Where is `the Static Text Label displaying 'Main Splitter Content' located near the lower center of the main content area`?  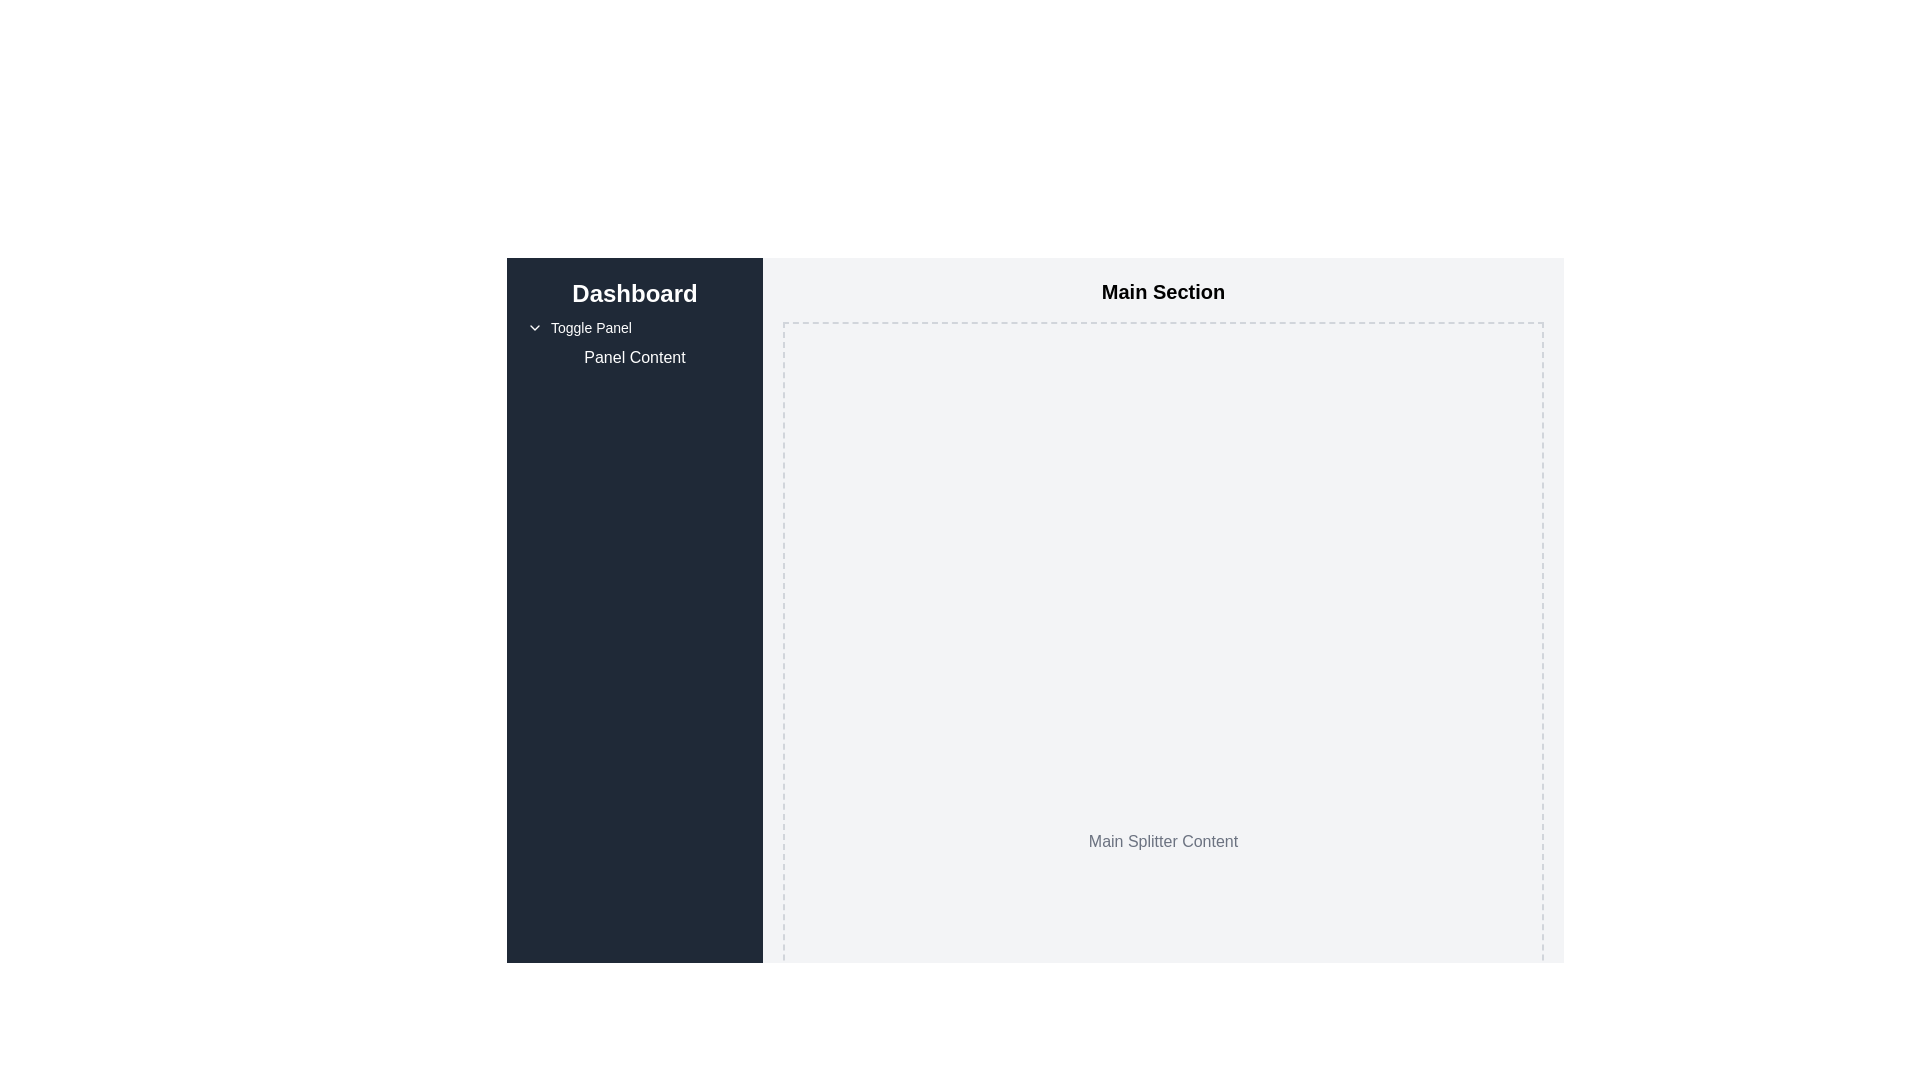
the Static Text Label displaying 'Main Splitter Content' located near the lower center of the main content area is located at coordinates (1163, 841).